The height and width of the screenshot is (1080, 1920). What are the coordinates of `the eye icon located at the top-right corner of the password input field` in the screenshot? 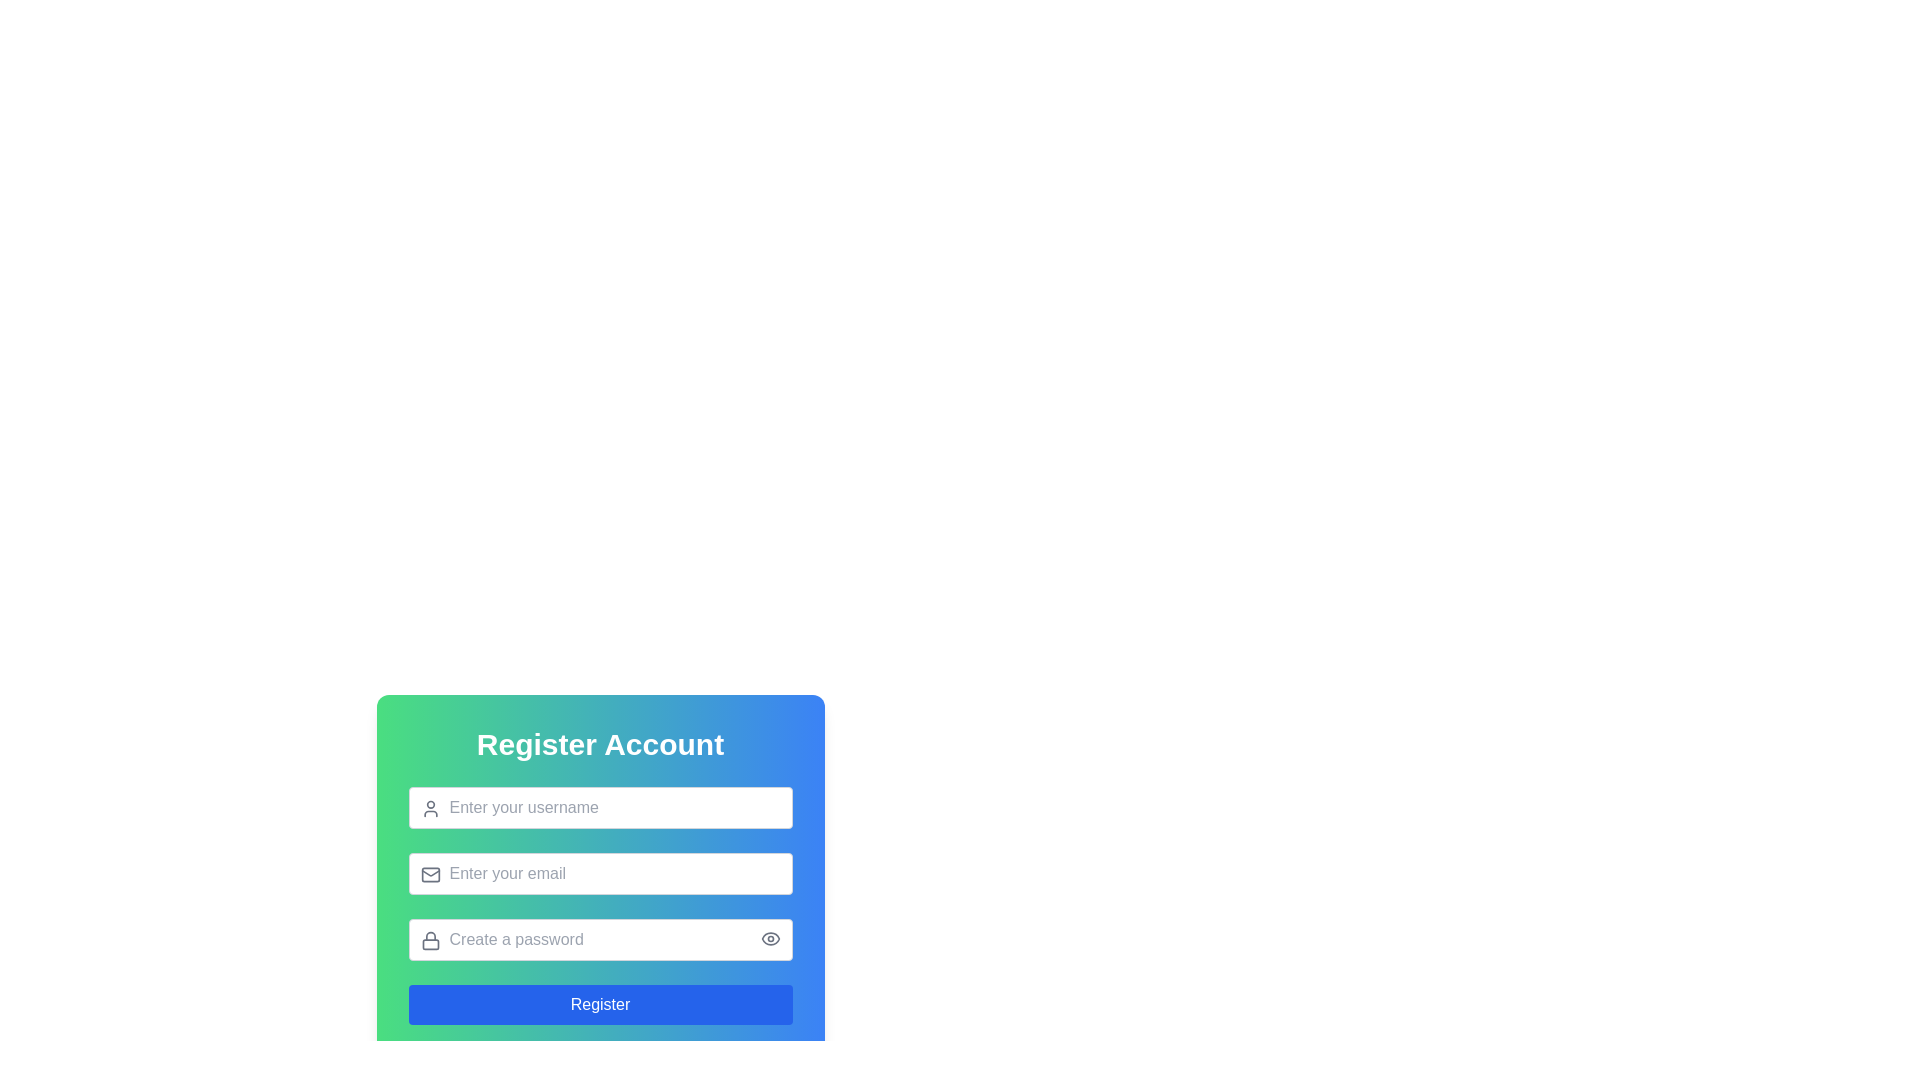 It's located at (769, 938).